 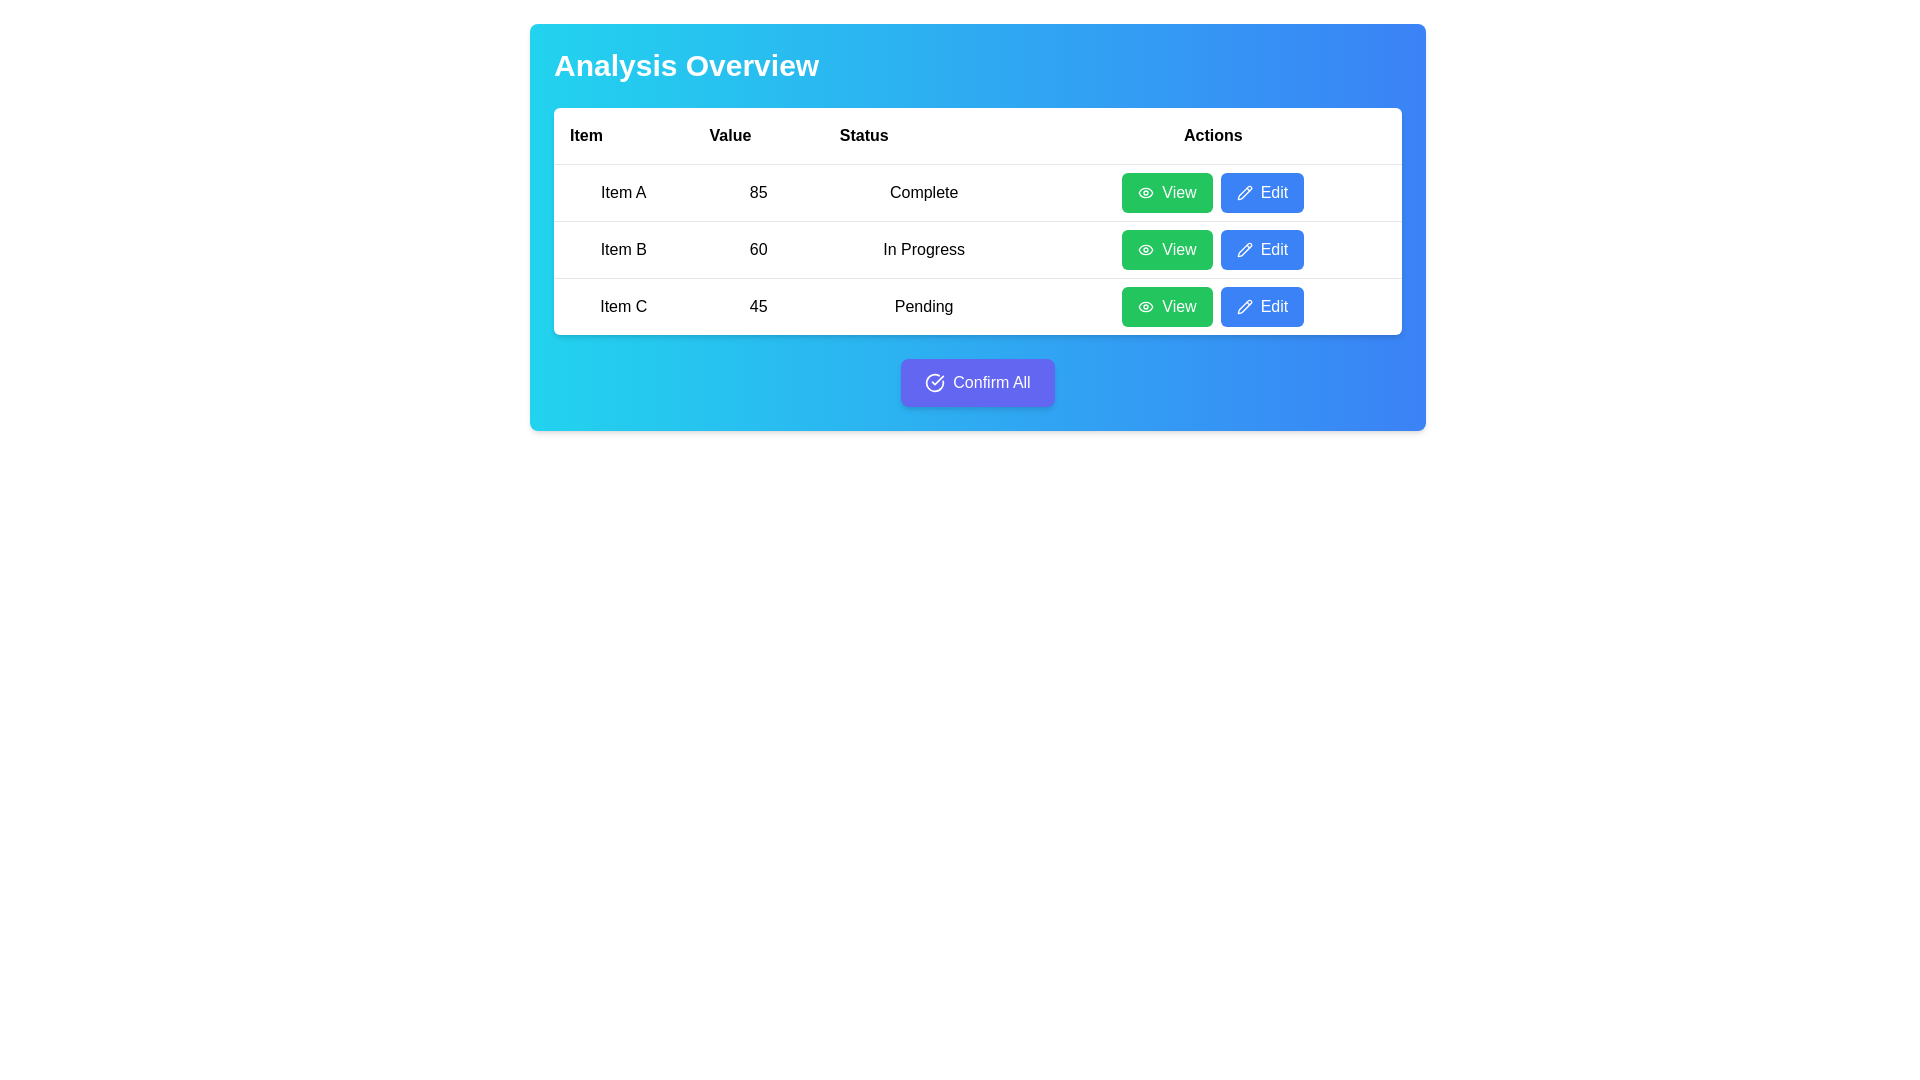 I want to click on the eye icon located inside the green 'View' button in the second row of the table under the 'Actions' column, corresponding to 'Item B', so click(x=1146, y=249).